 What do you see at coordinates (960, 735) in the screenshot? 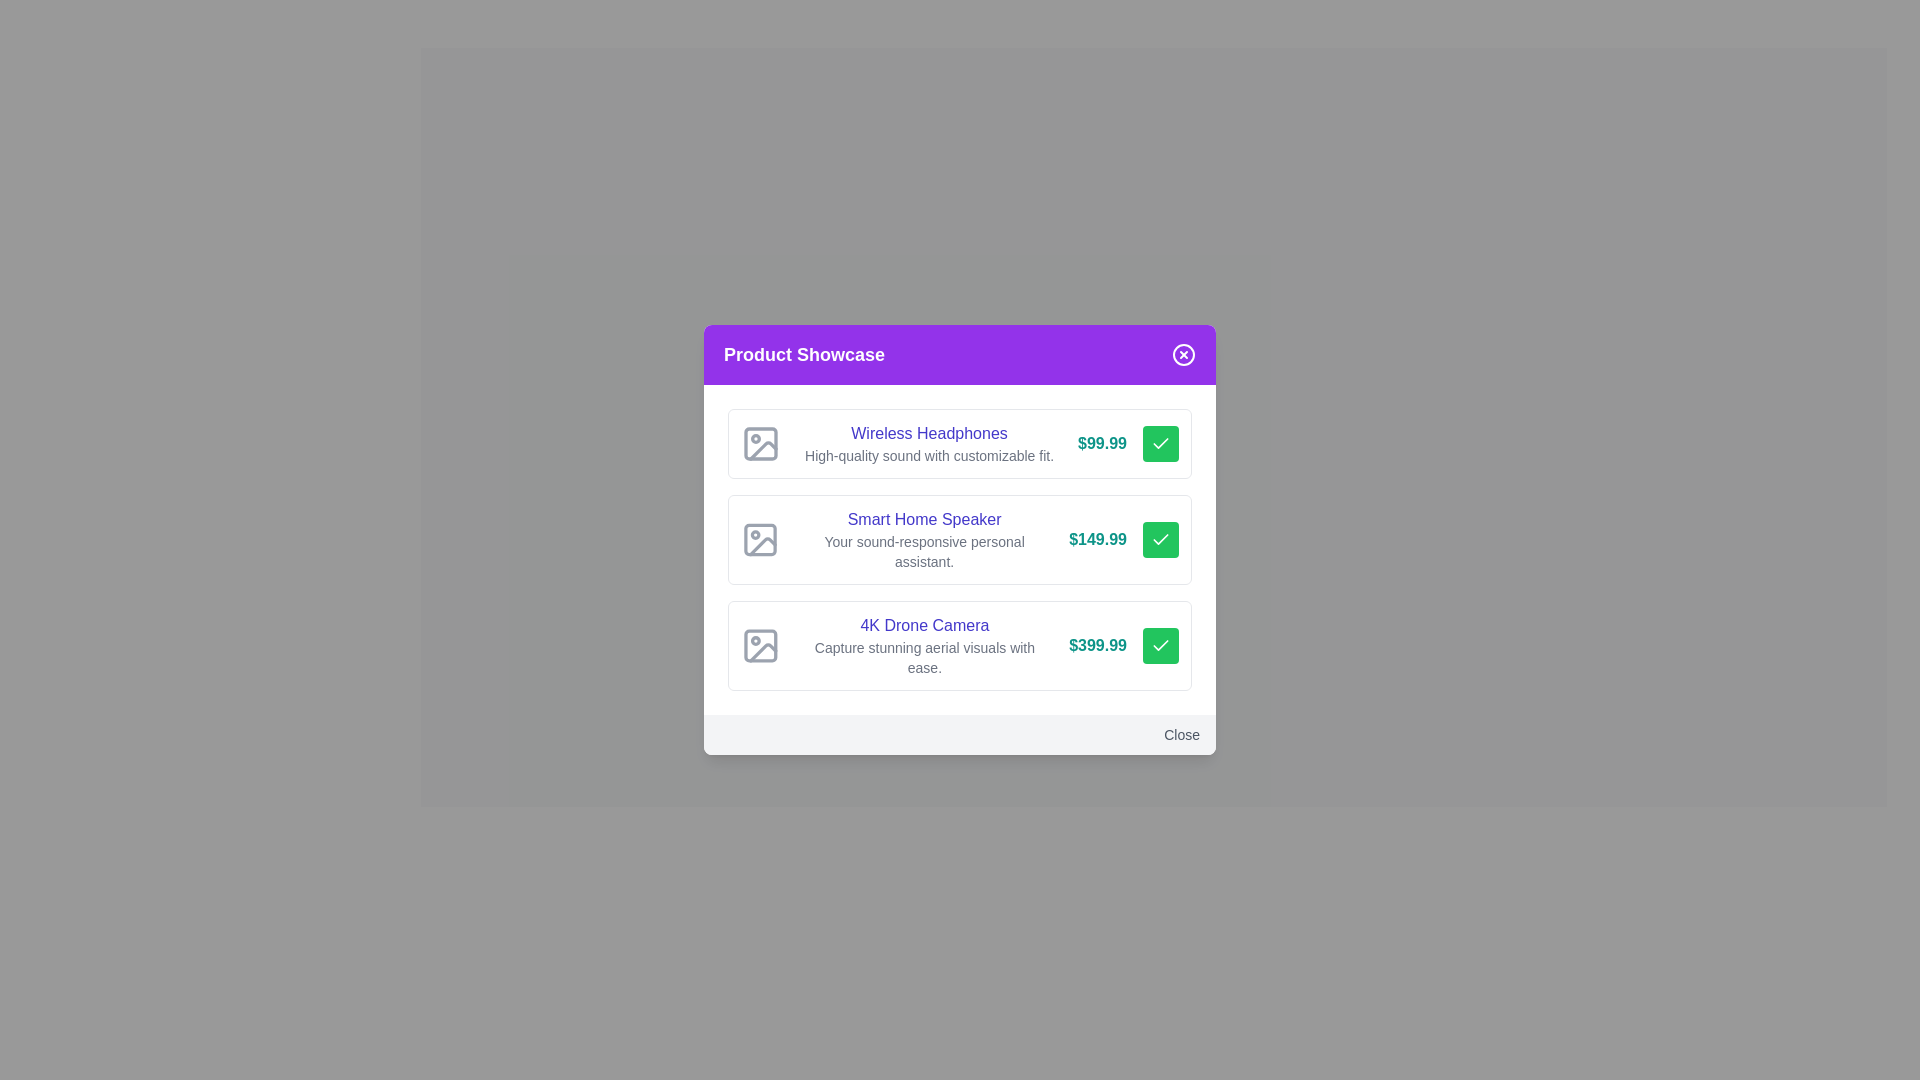
I see `the 'Close' button at the bottom of the 'Product Showcase' modal to observe any hover effects` at bounding box center [960, 735].